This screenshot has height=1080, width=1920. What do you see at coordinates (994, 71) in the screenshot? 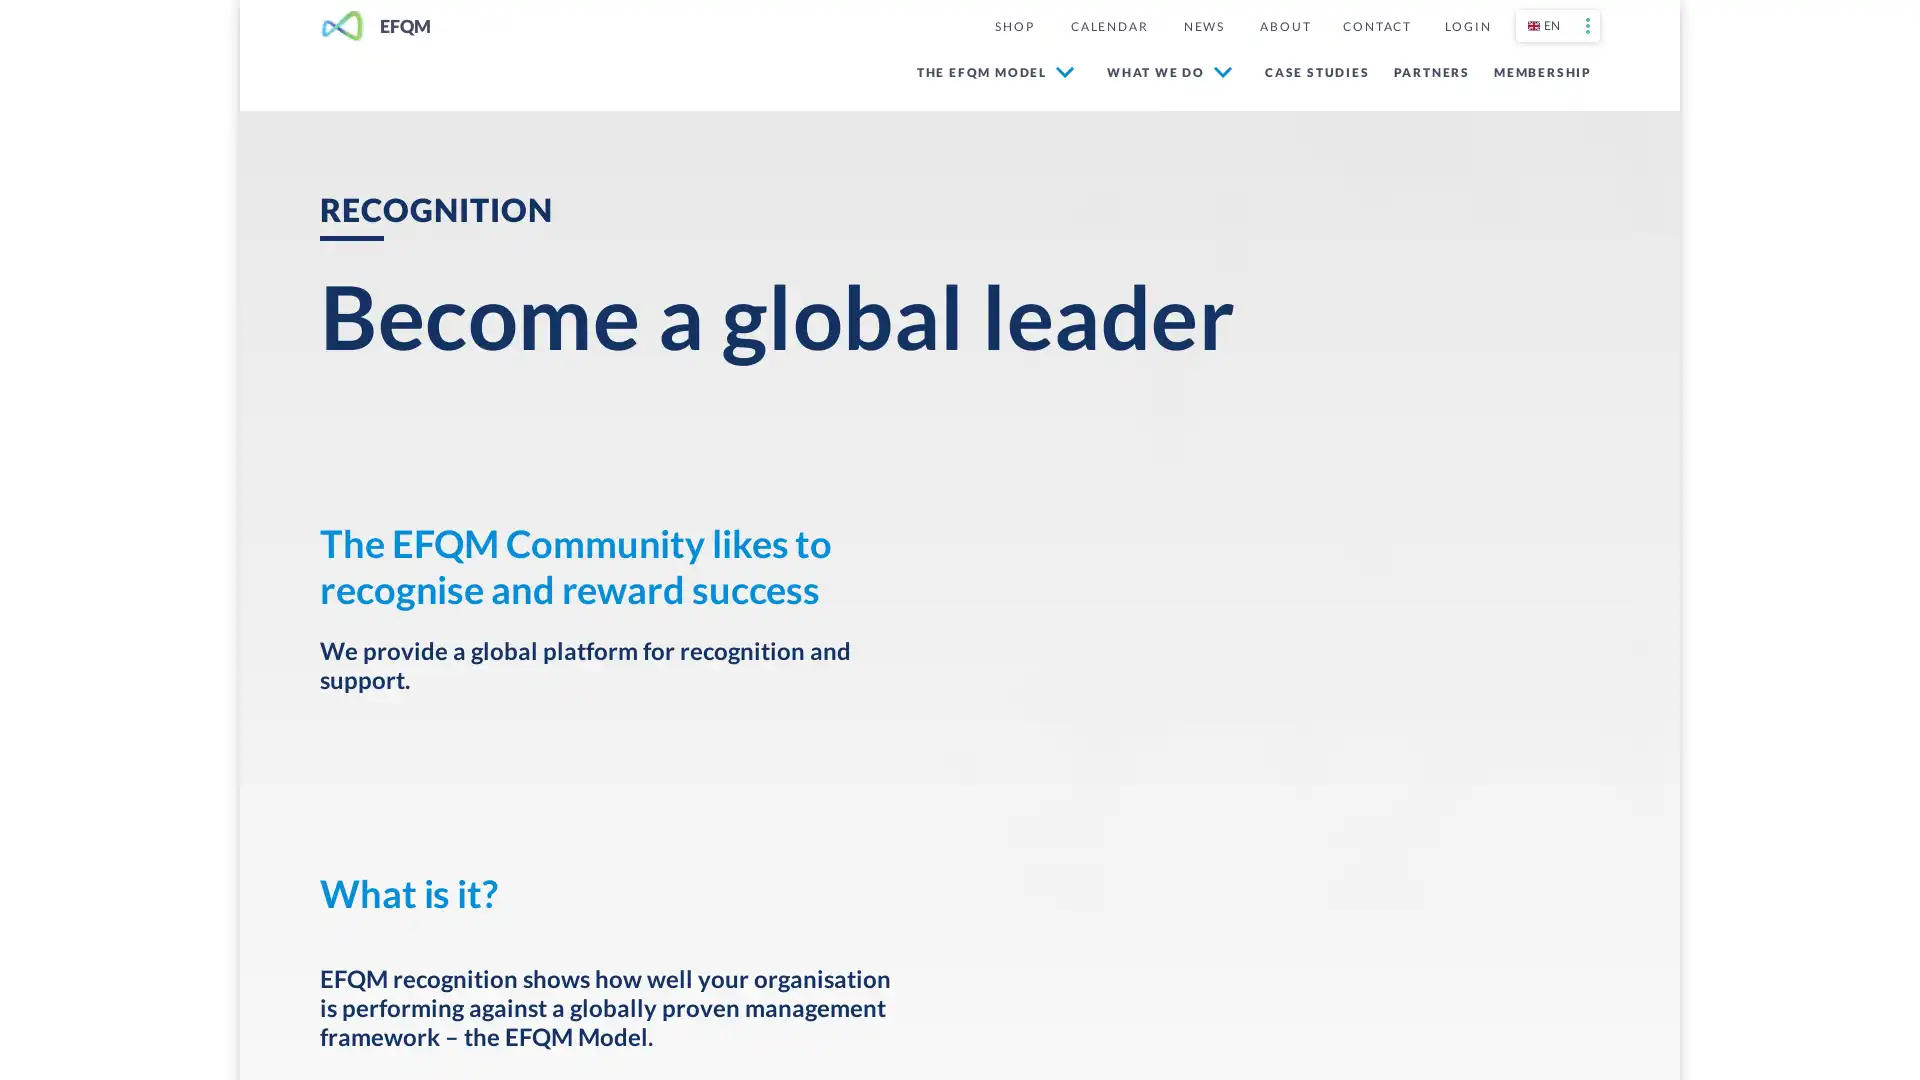
I see `THE EFQM MODEL` at bounding box center [994, 71].